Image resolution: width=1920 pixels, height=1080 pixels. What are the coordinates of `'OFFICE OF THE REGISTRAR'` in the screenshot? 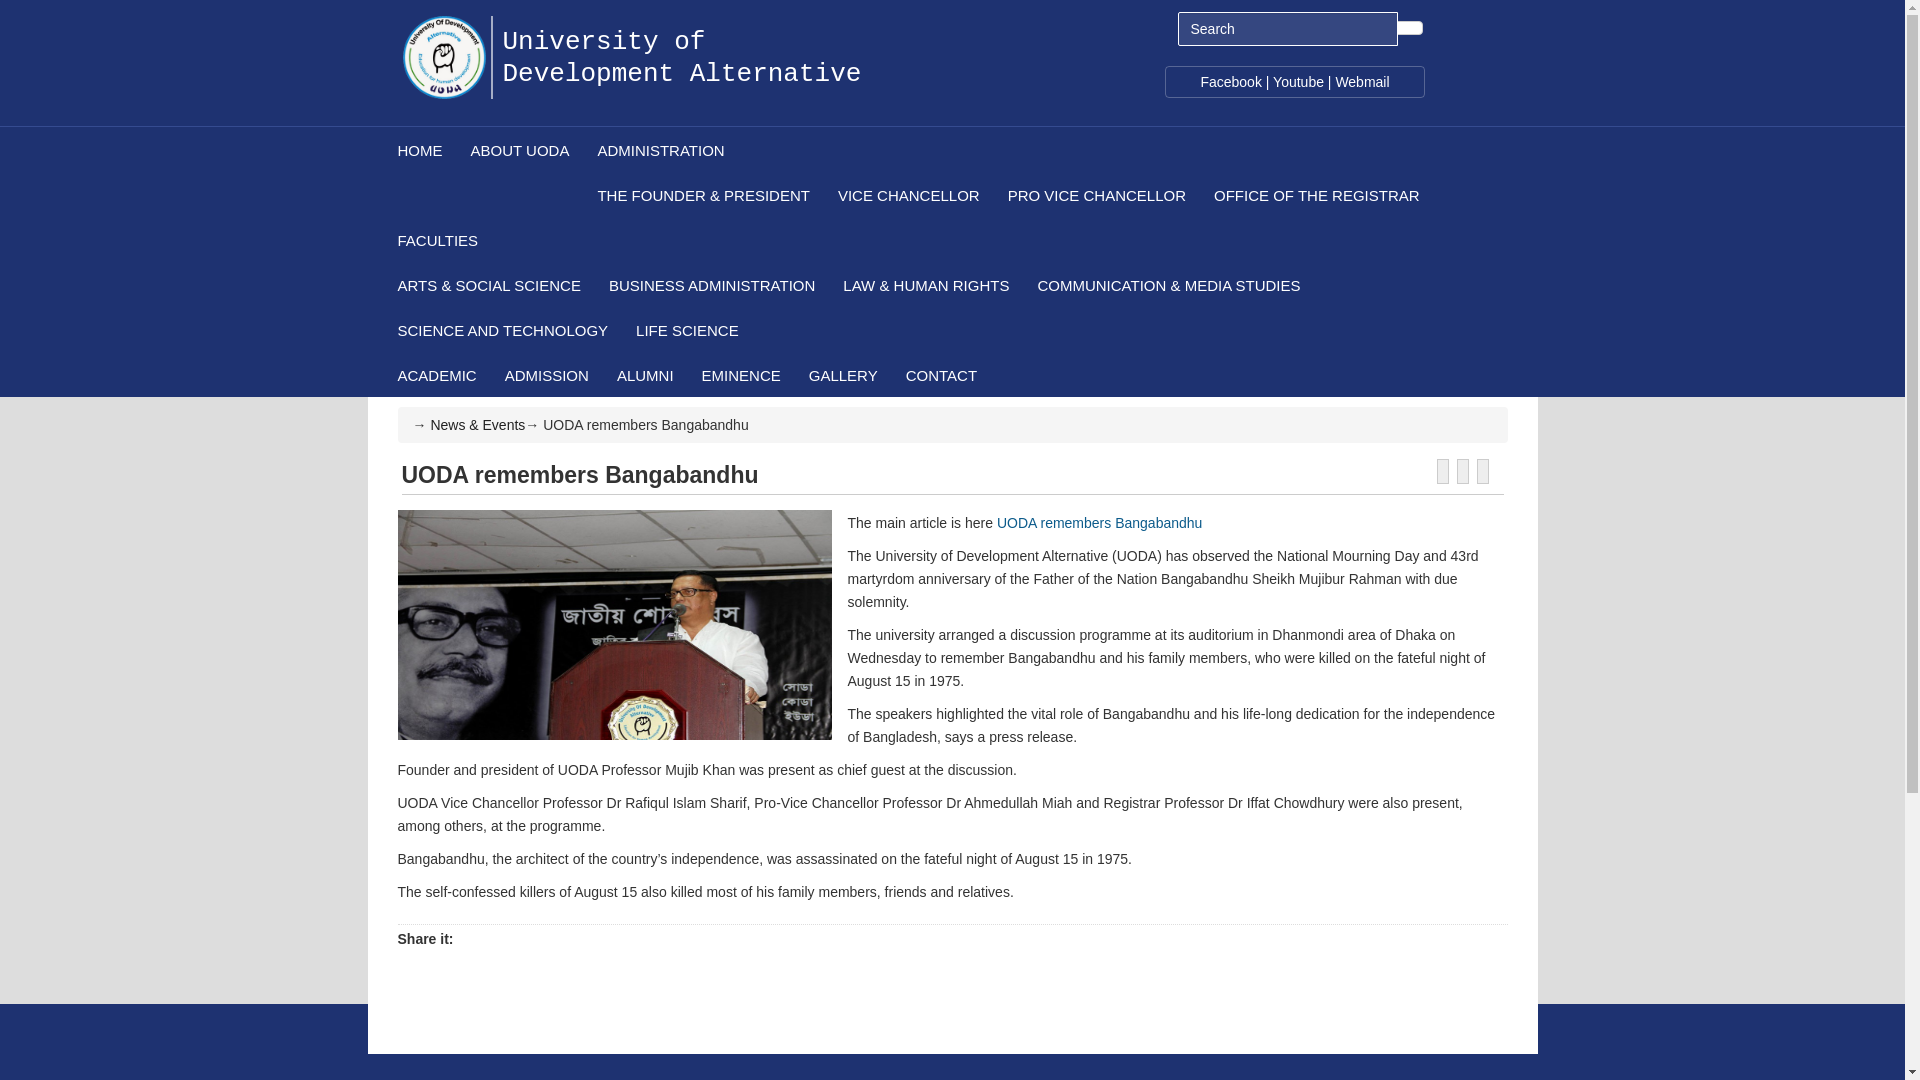 It's located at (1315, 194).